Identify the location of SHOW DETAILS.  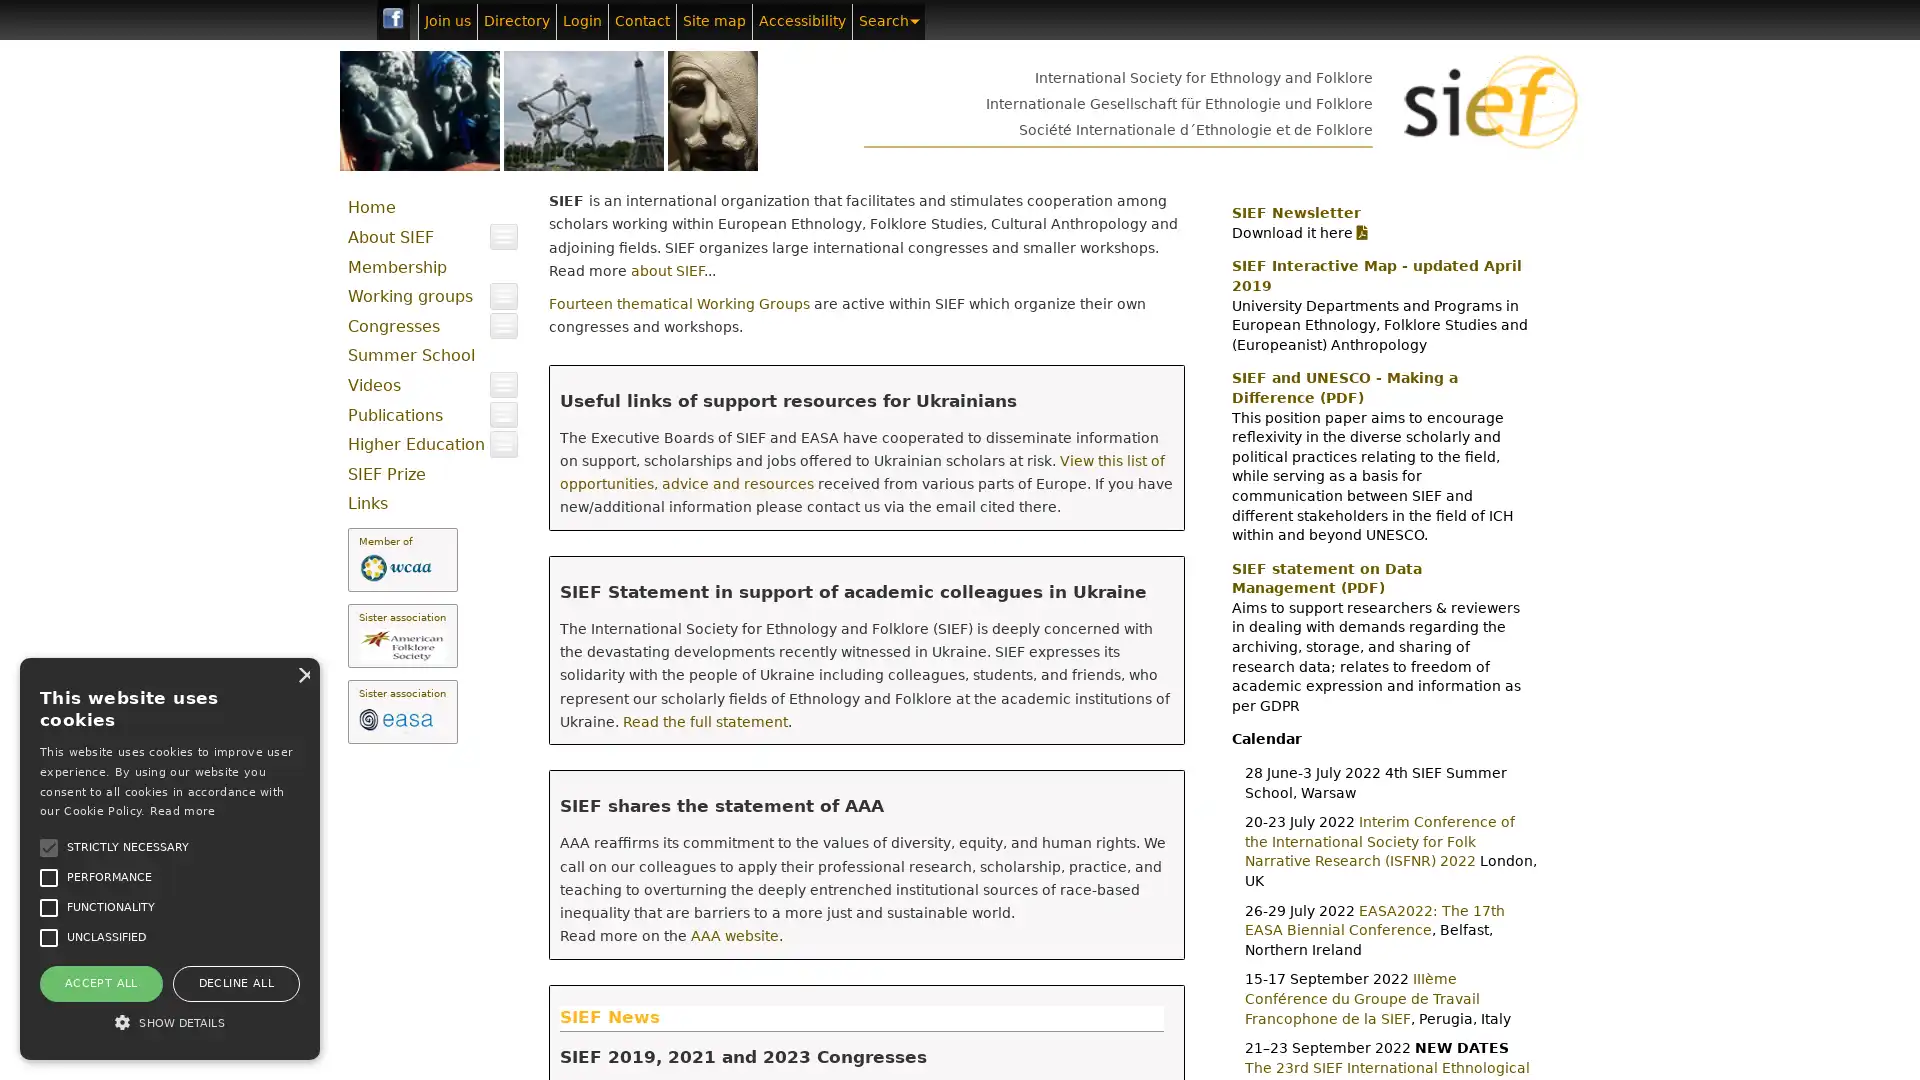
(169, 1022).